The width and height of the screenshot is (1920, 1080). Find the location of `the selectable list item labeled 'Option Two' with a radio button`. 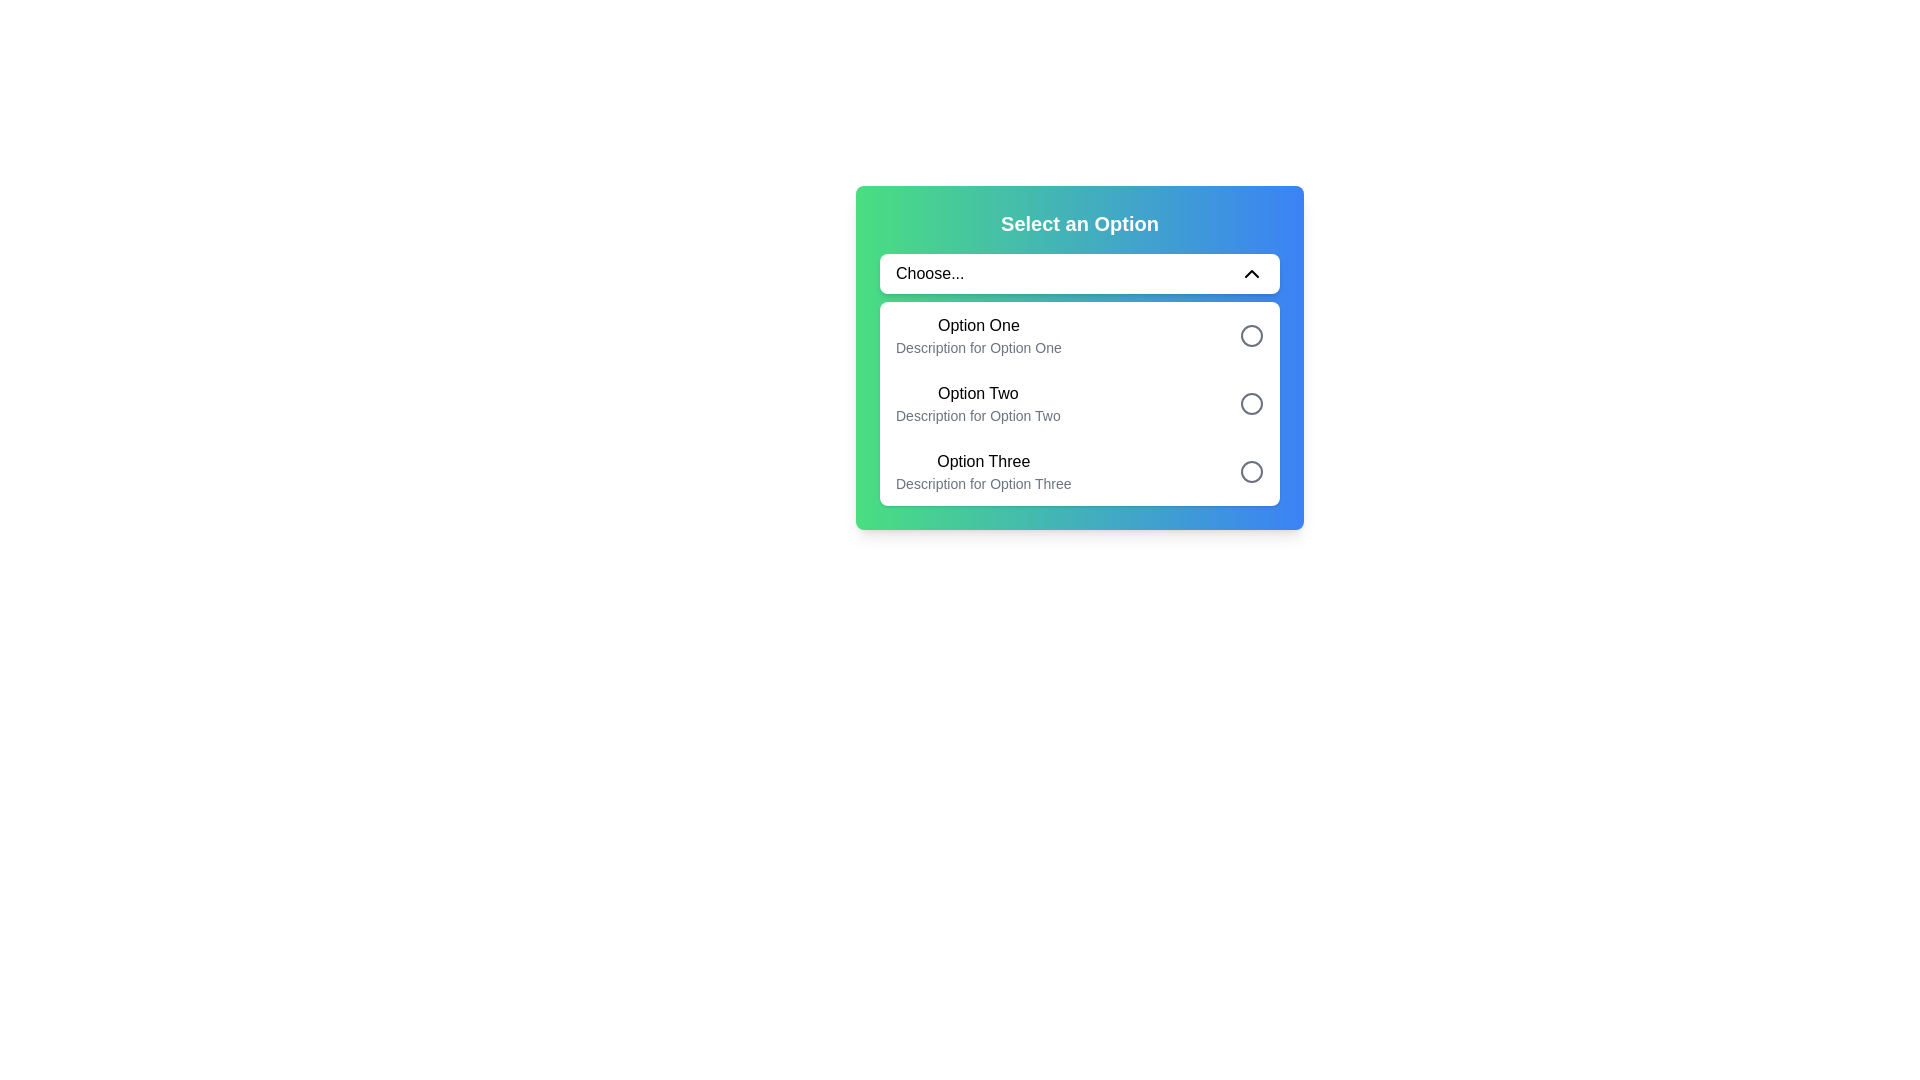

the selectable list item labeled 'Option Two' with a radio button is located at coordinates (1079, 404).